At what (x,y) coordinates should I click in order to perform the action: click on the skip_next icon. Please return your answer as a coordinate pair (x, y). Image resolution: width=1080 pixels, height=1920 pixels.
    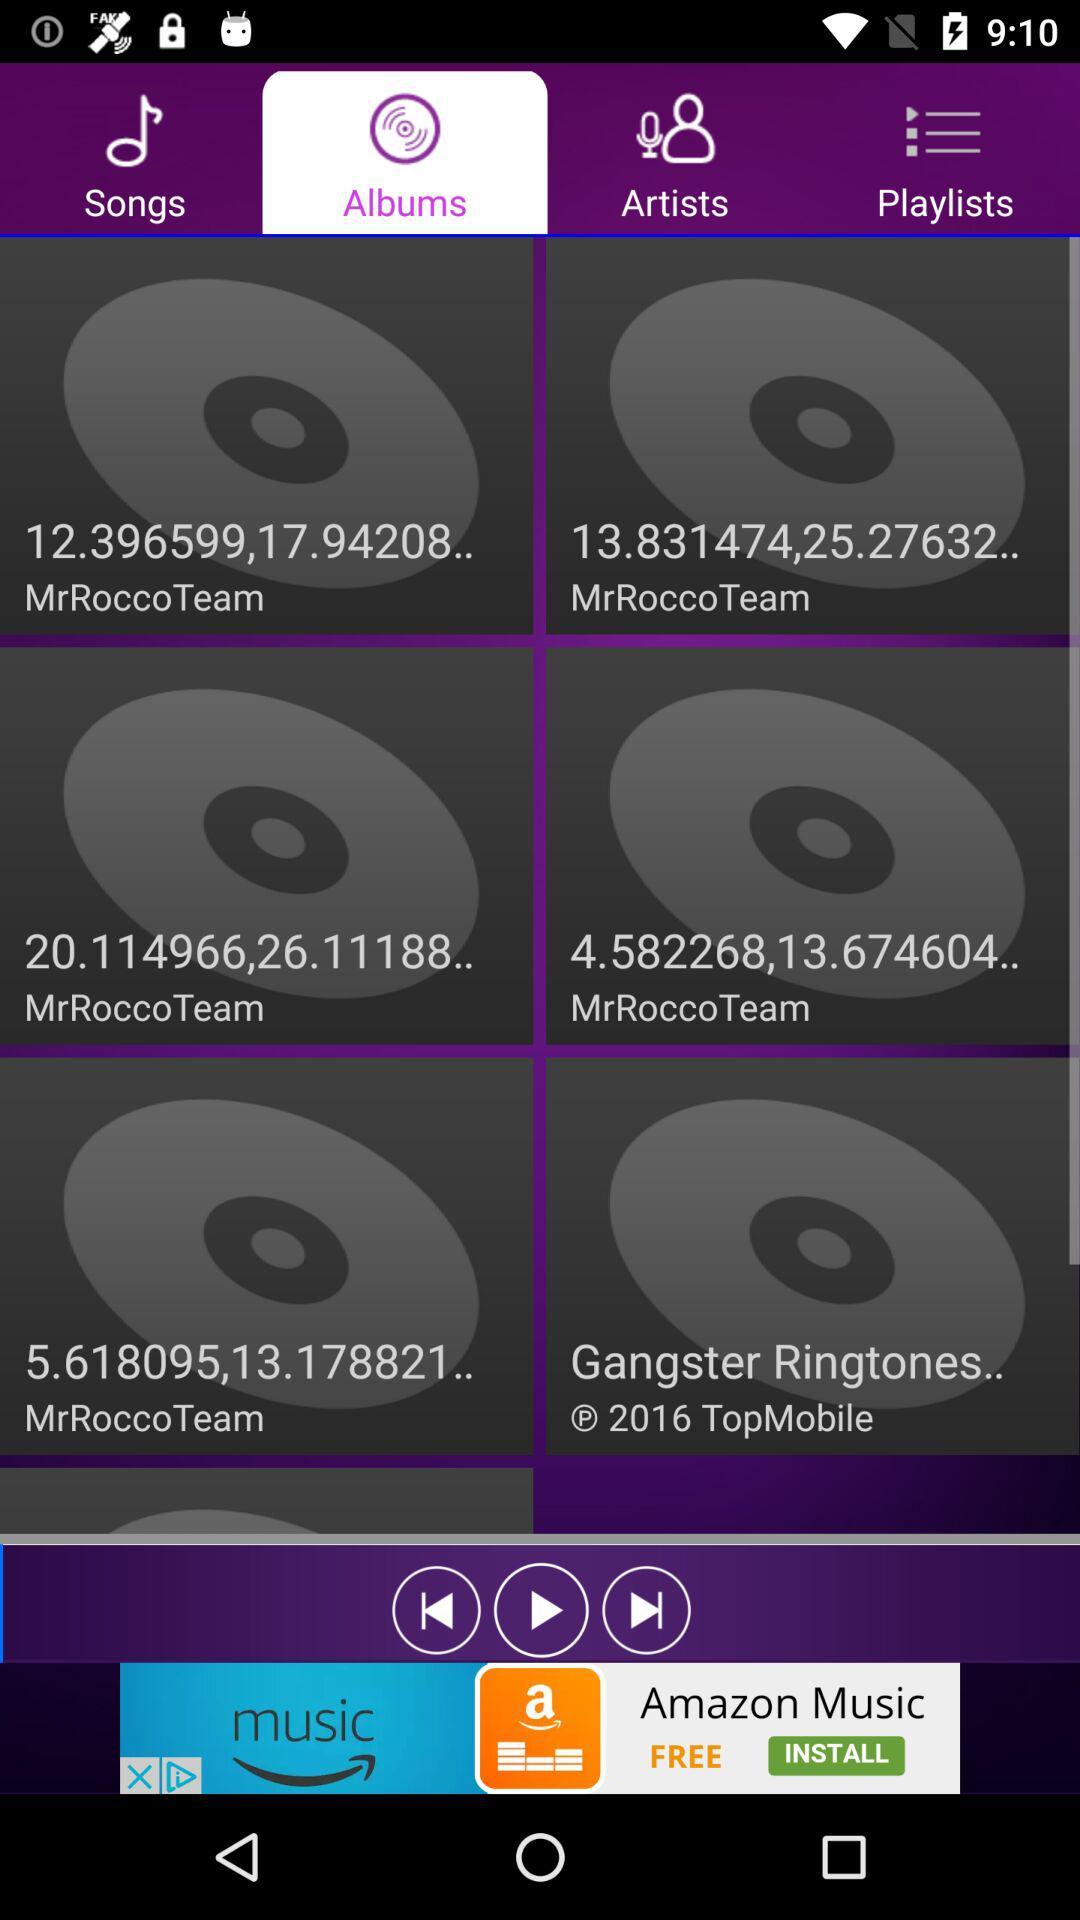
    Looking at the image, I should click on (646, 1610).